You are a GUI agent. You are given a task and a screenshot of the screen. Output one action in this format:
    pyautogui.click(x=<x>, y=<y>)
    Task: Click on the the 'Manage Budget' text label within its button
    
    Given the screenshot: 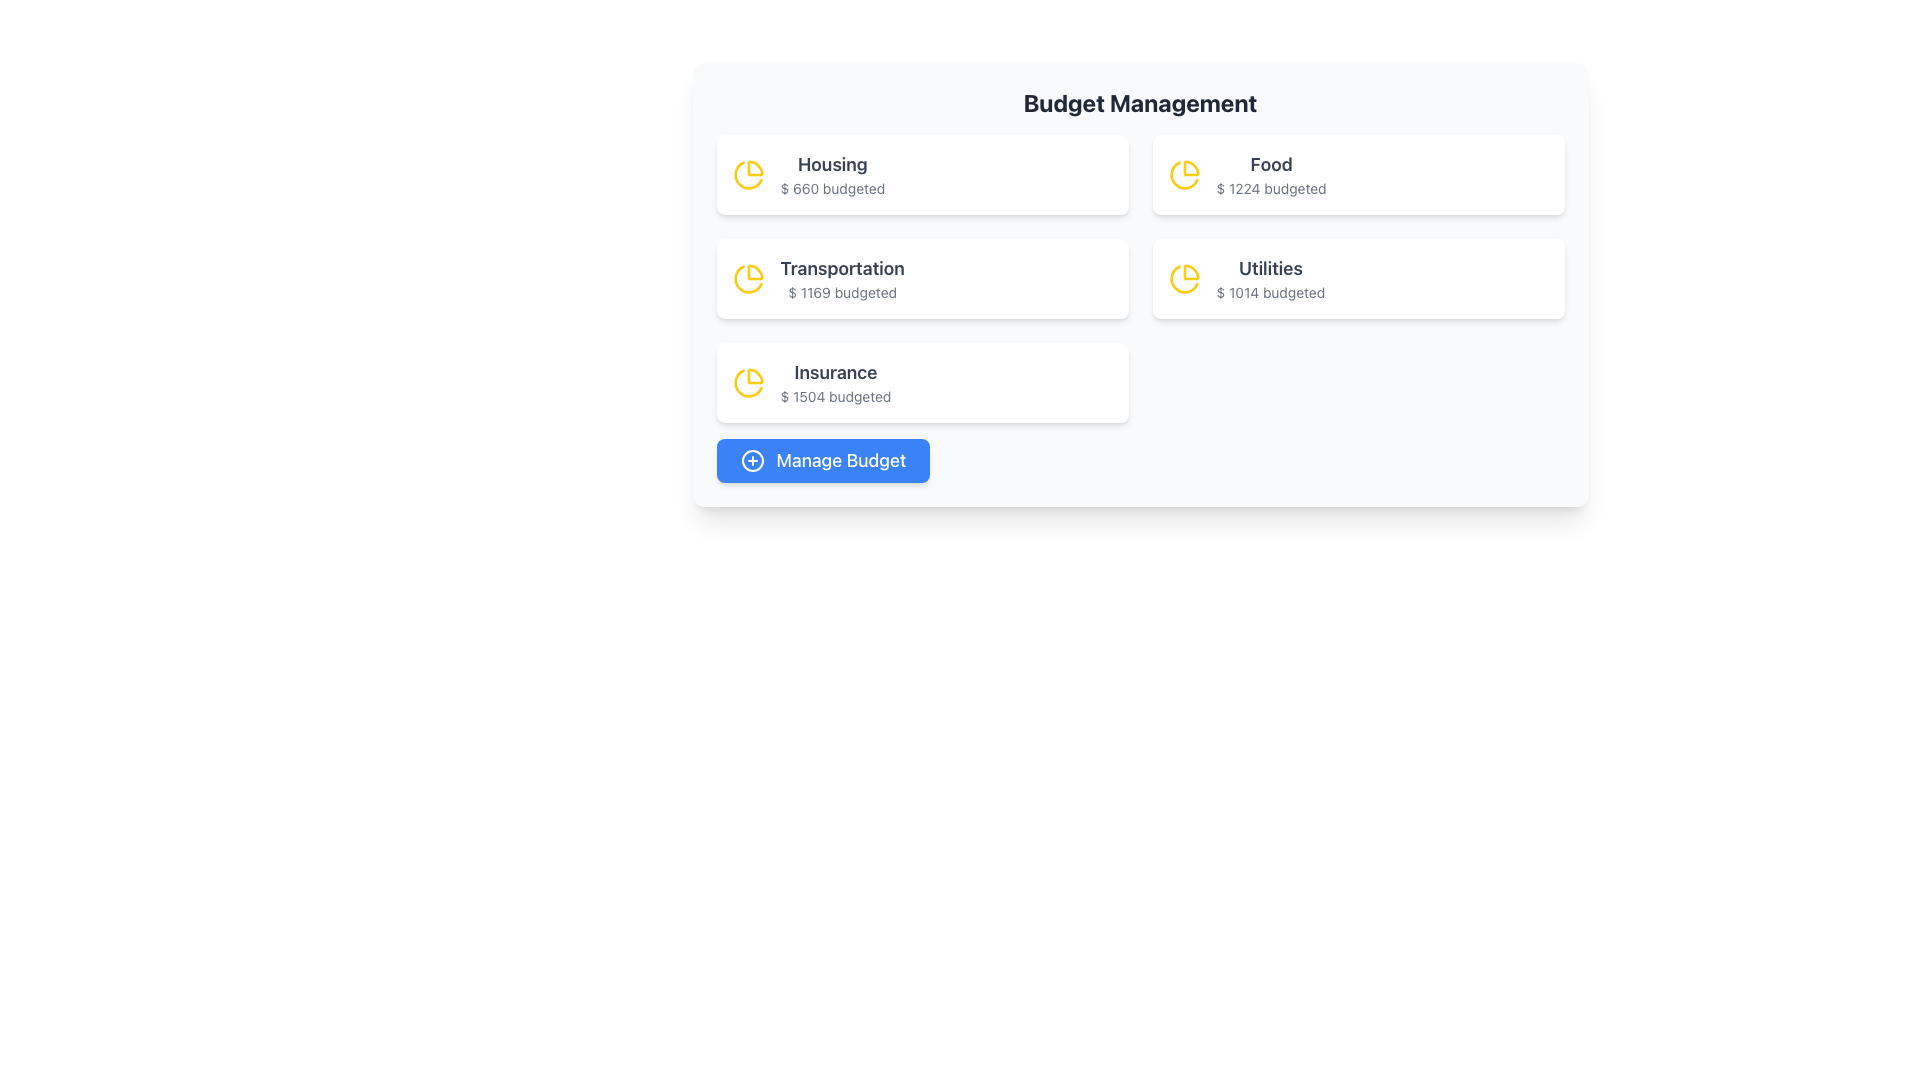 What is the action you would take?
    pyautogui.click(x=841, y=461)
    